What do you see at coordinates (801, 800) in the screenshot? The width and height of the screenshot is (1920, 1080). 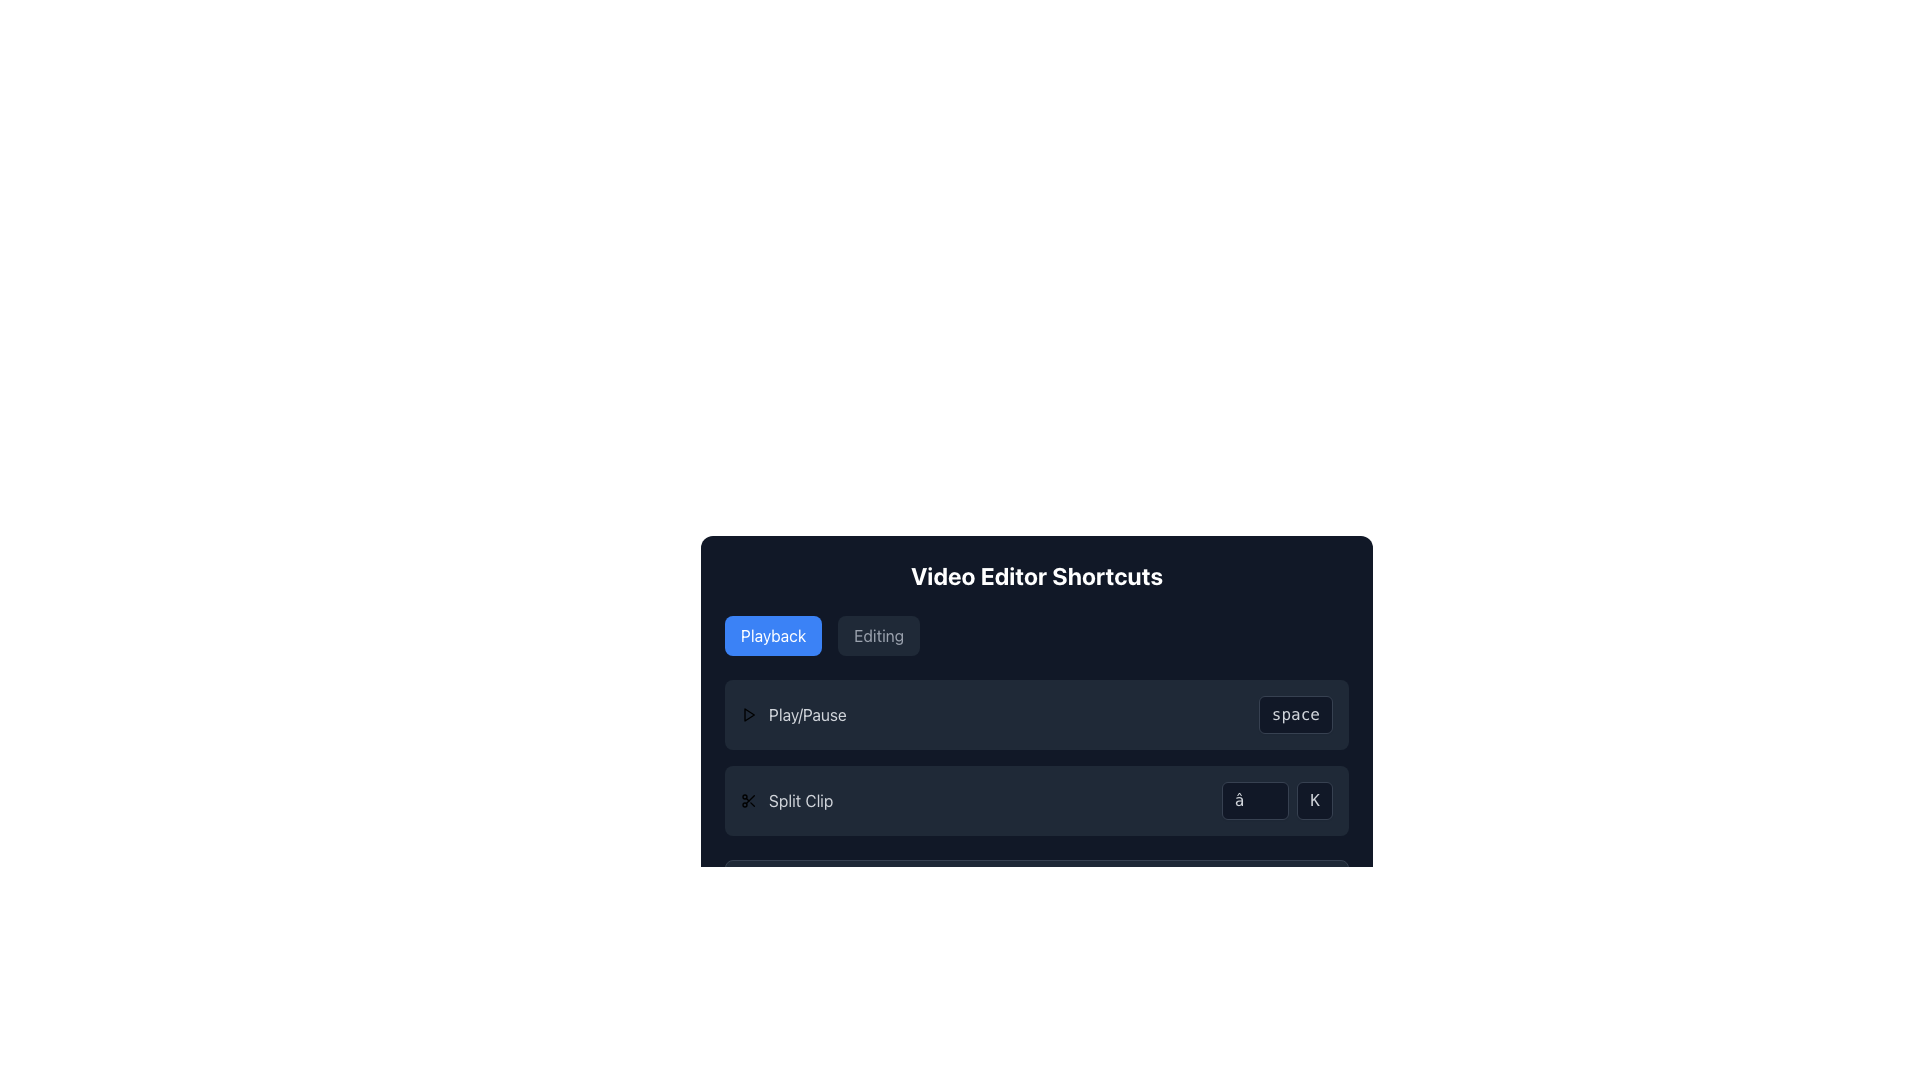 I see `the 'Split Clip' text label, which is styled in light-gray font on a dark background and located in the 'Video Editor Shortcuts' section, following a scissors icon` at bounding box center [801, 800].